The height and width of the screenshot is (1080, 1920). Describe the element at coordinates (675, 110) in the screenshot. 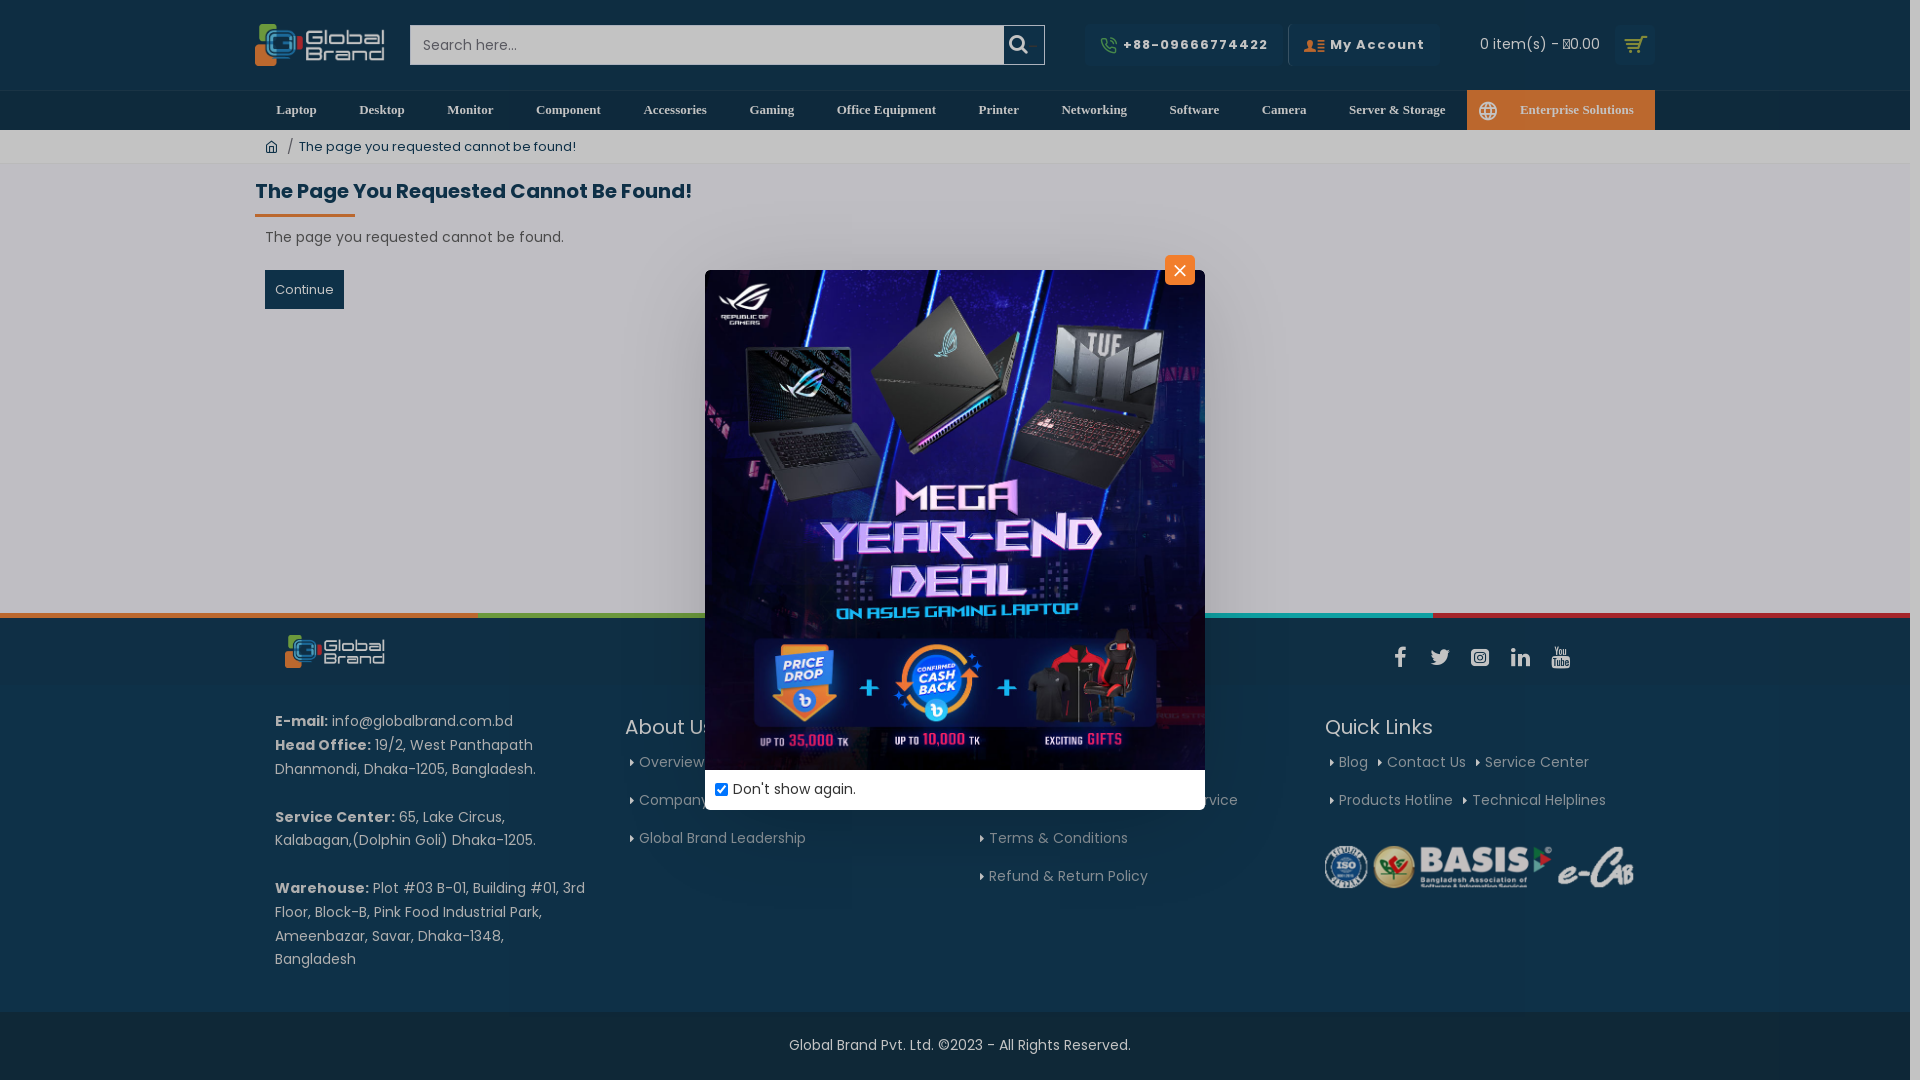

I see `'Accessories'` at that location.